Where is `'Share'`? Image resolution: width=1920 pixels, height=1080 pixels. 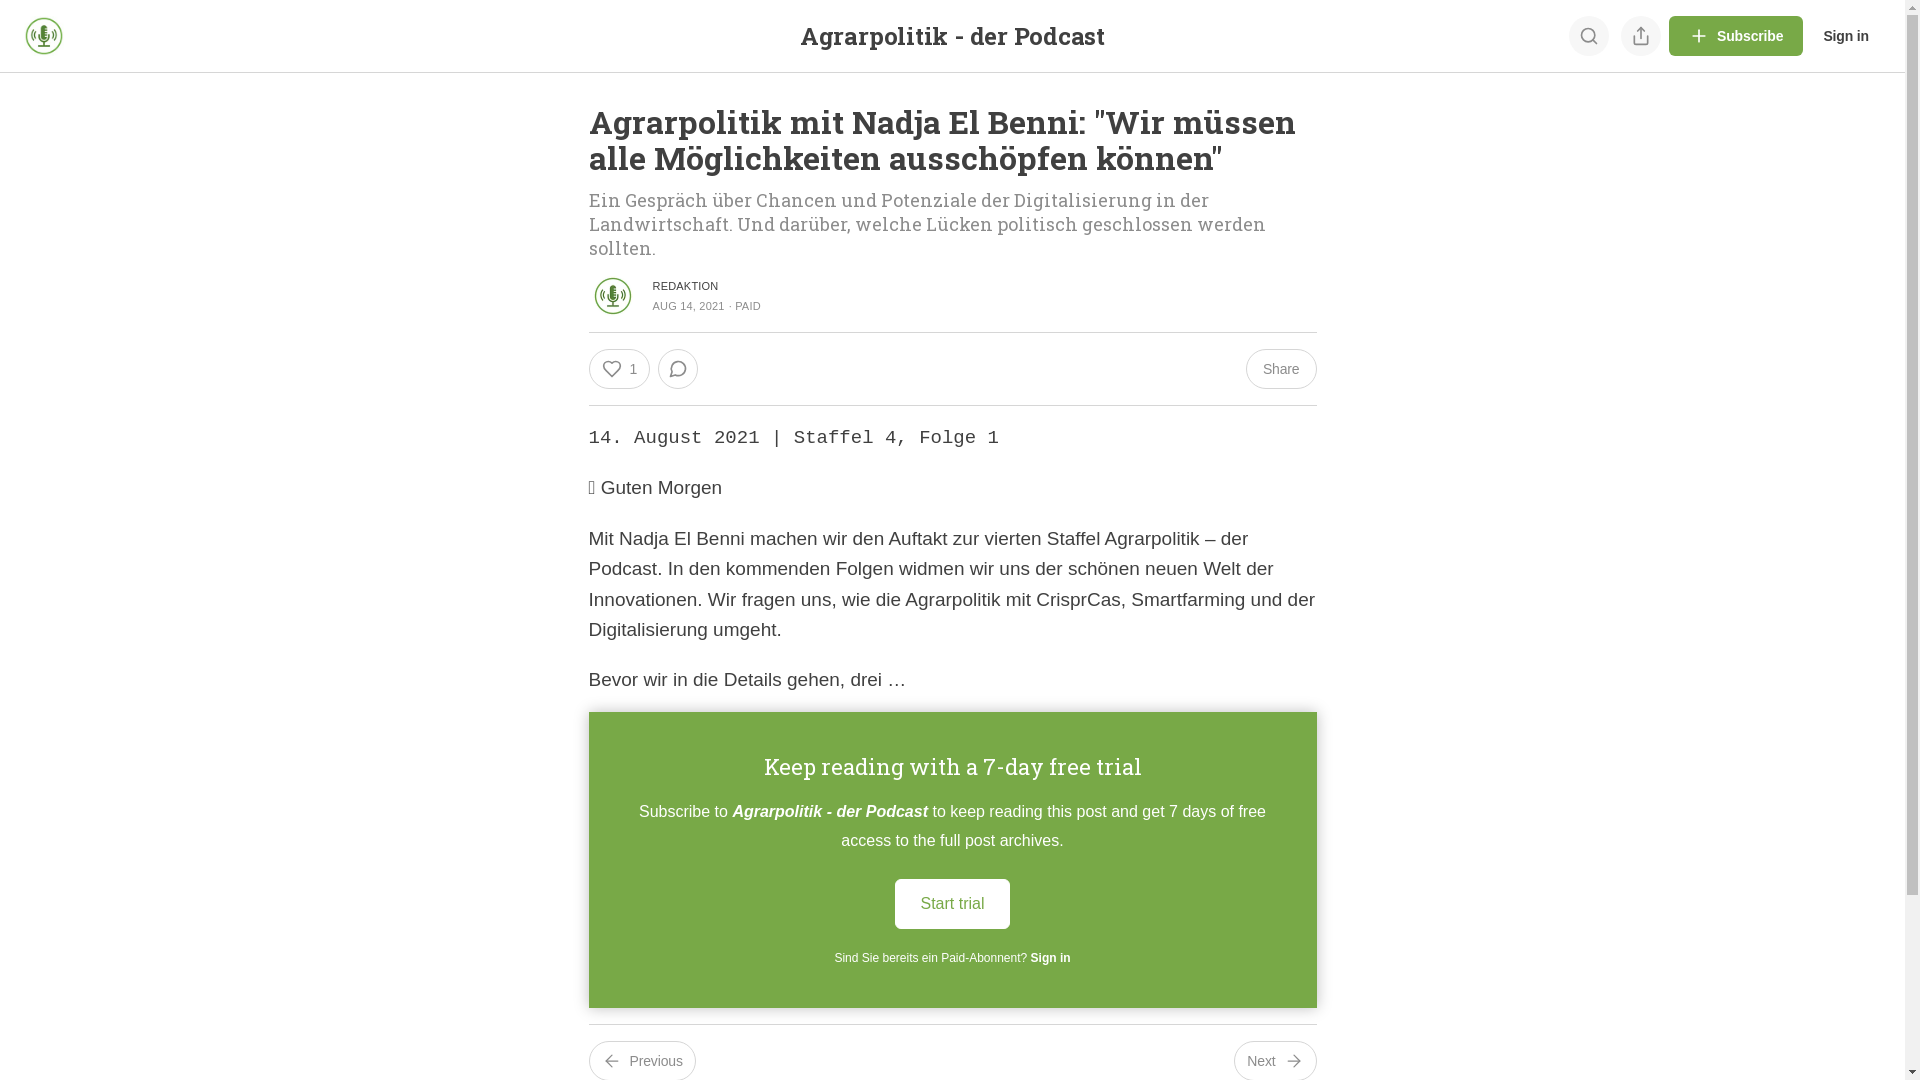 'Share' is located at coordinates (1281, 369).